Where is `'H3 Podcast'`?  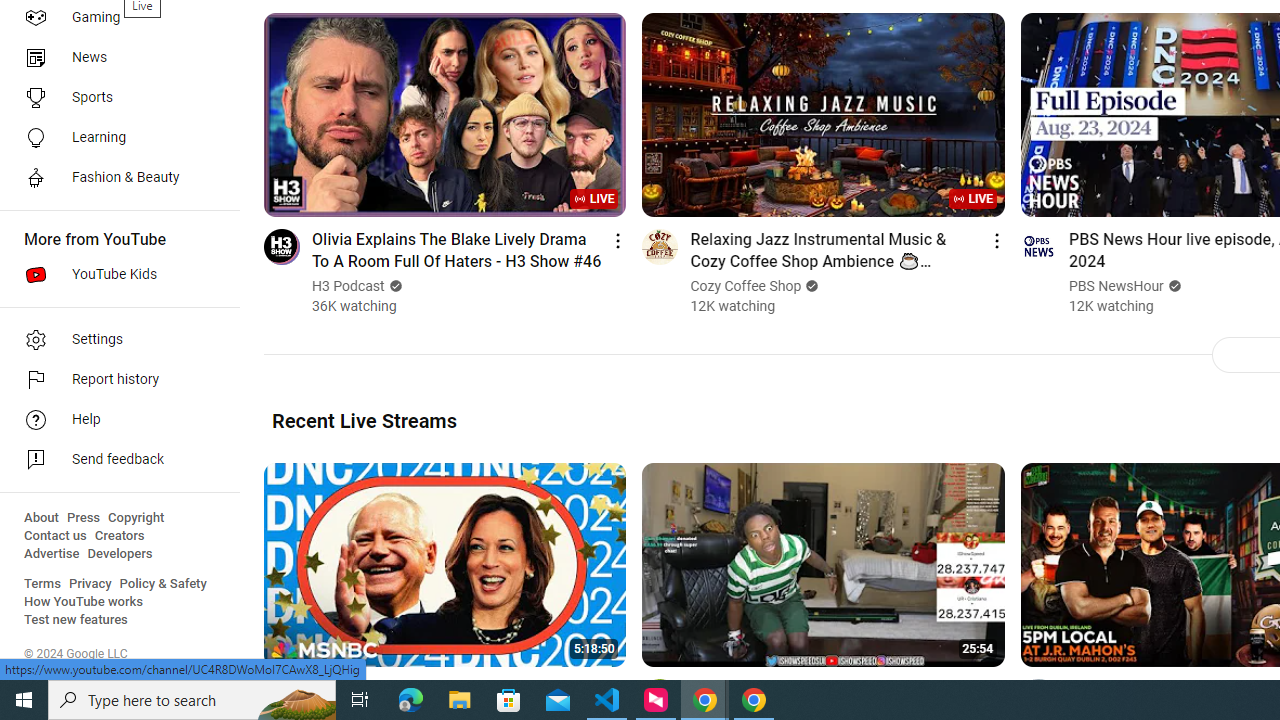 'H3 Podcast' is located at coordinates (349, 286).